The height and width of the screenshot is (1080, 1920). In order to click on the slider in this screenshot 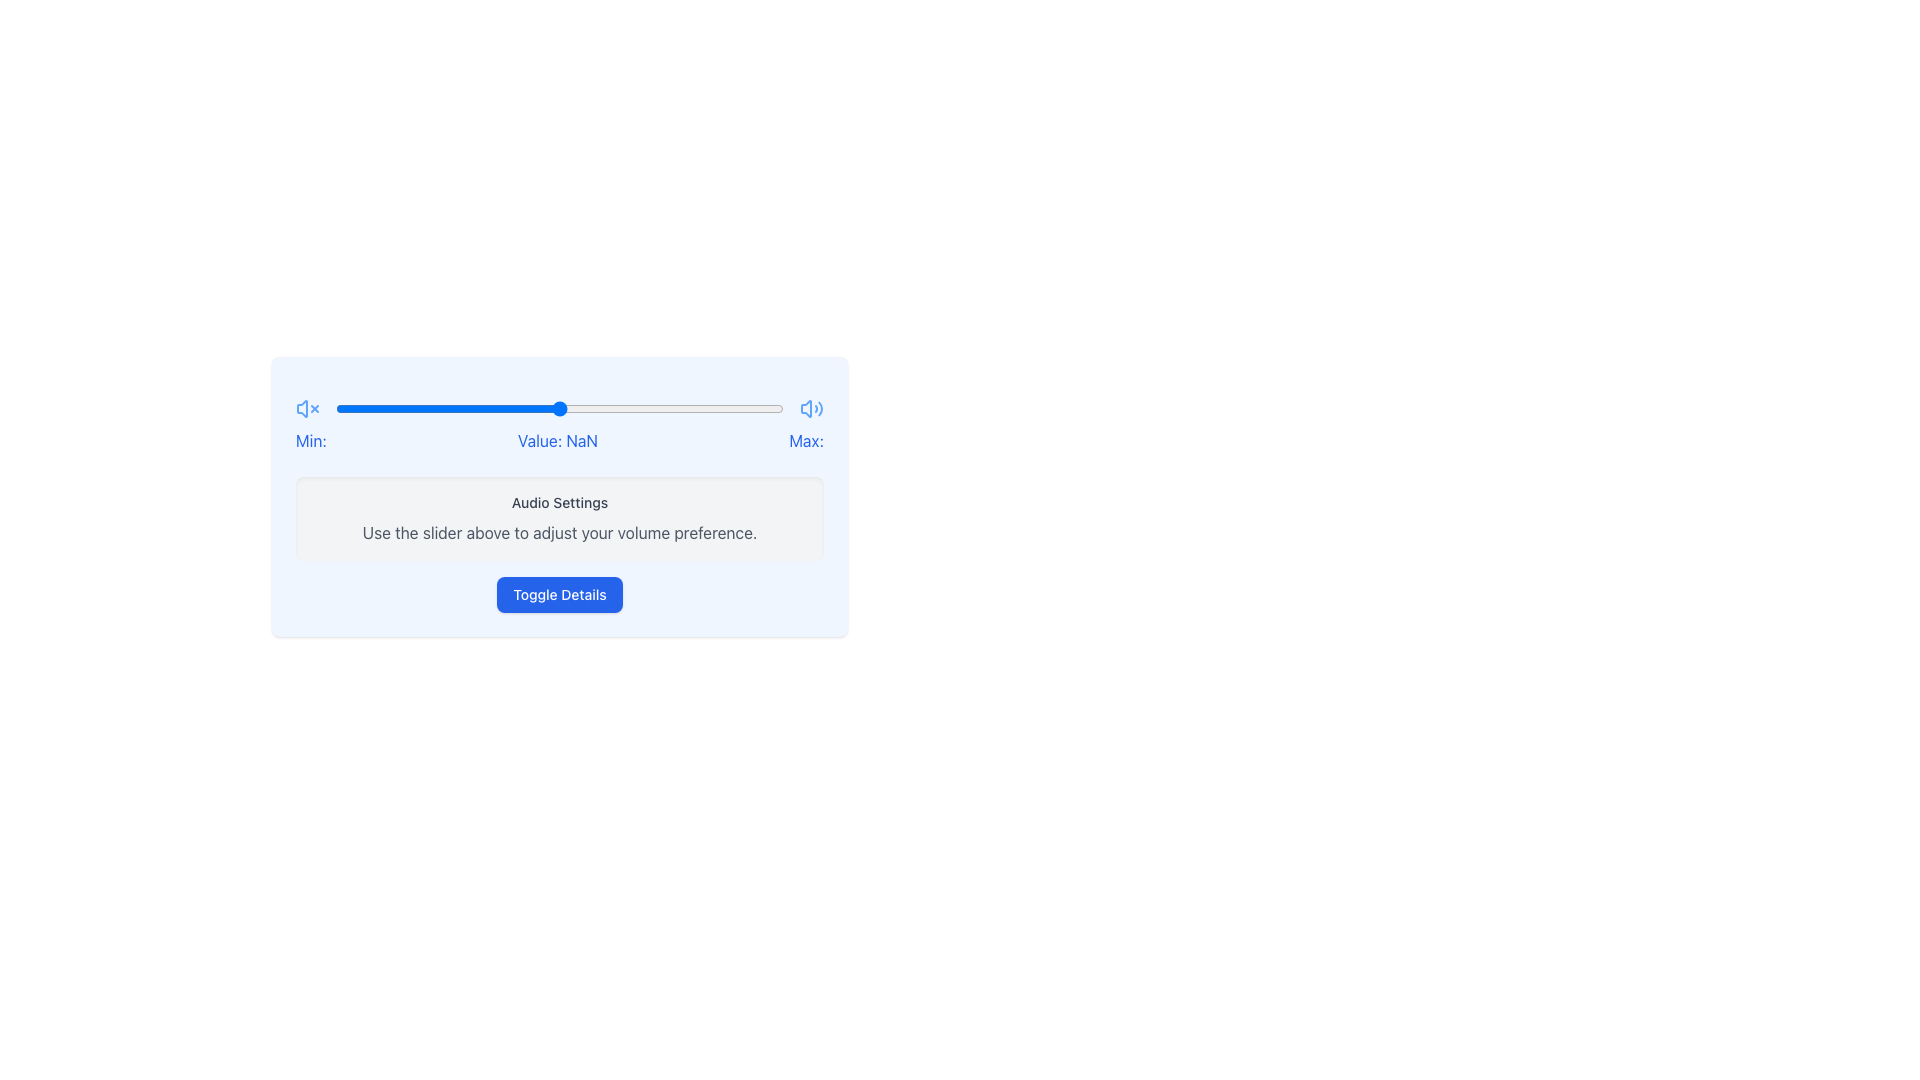, I will do `click(689, 407)`.